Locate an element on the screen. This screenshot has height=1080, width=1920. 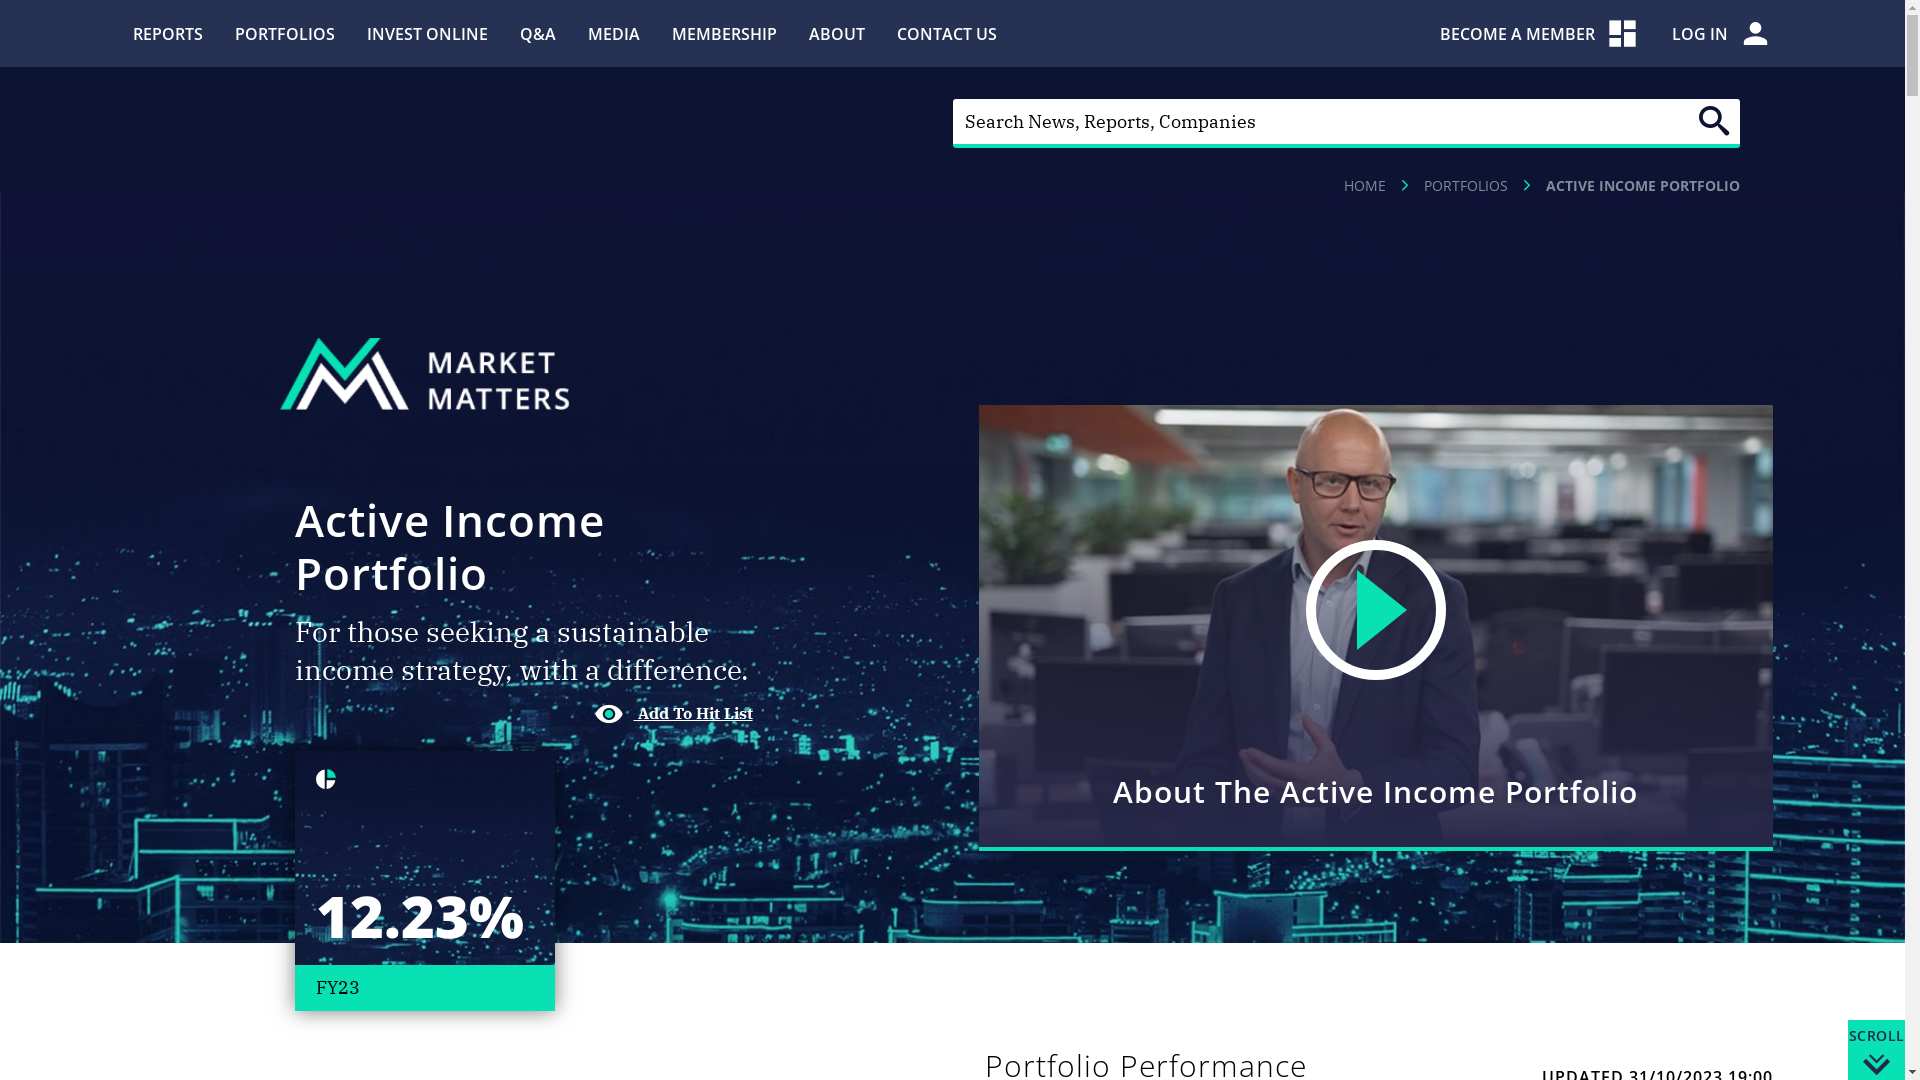
'ABOUT' is located at coordinates (835, 33).